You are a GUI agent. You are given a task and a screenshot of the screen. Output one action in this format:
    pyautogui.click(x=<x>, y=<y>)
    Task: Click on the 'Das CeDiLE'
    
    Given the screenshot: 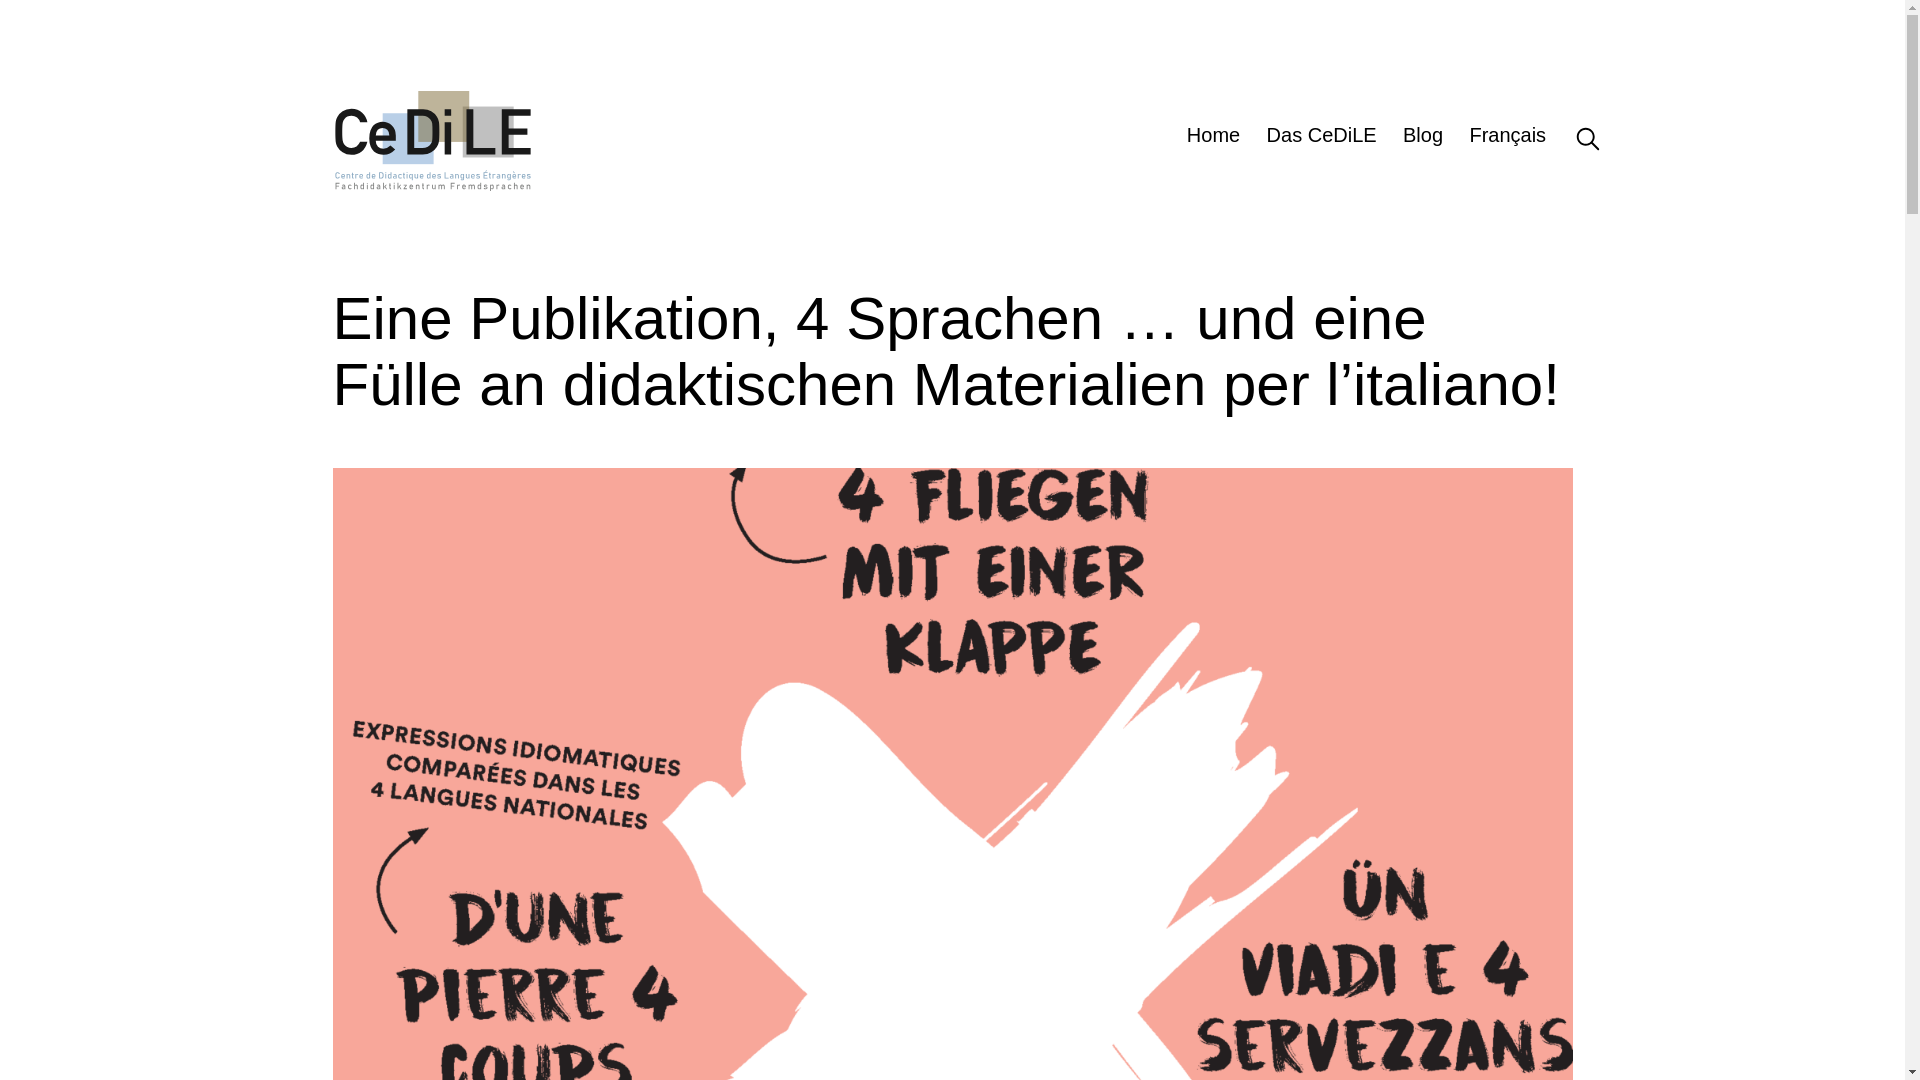 What is the action you would take?
    pyautogui.click(x=1320, y=137)
    